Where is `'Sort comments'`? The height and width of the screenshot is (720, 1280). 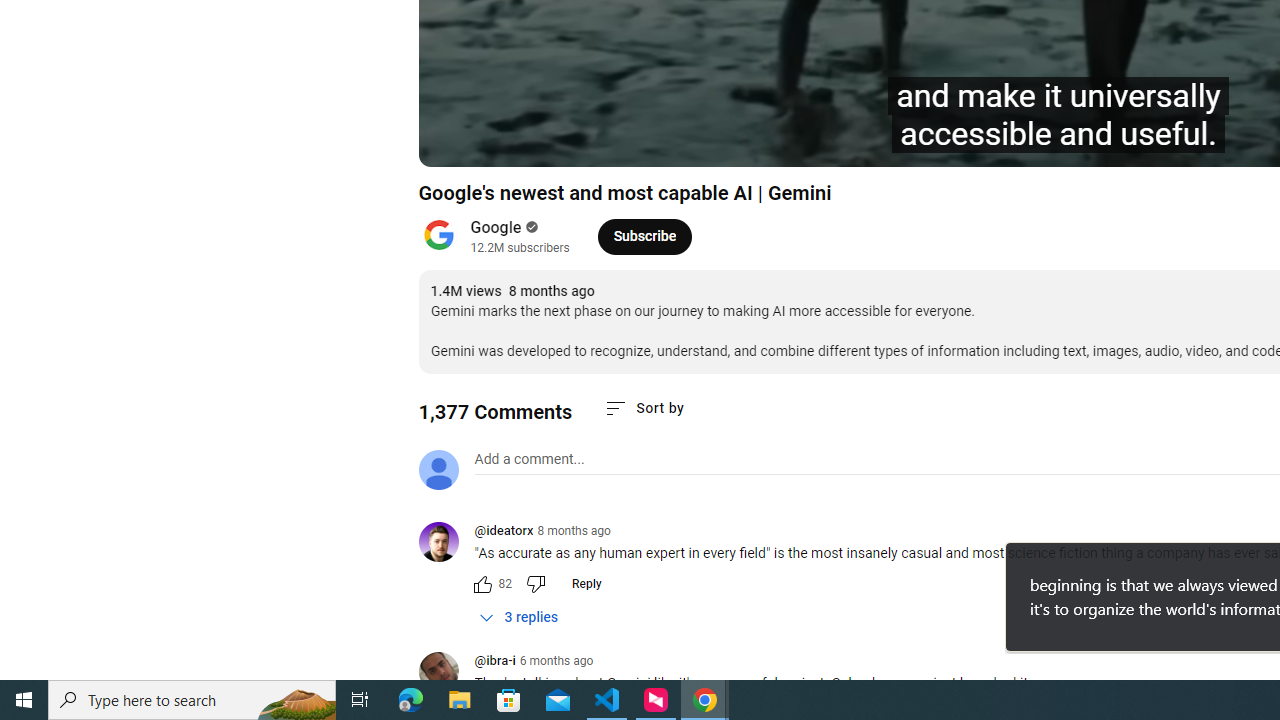 'Sort comments' is located at coordinates (644, 407).